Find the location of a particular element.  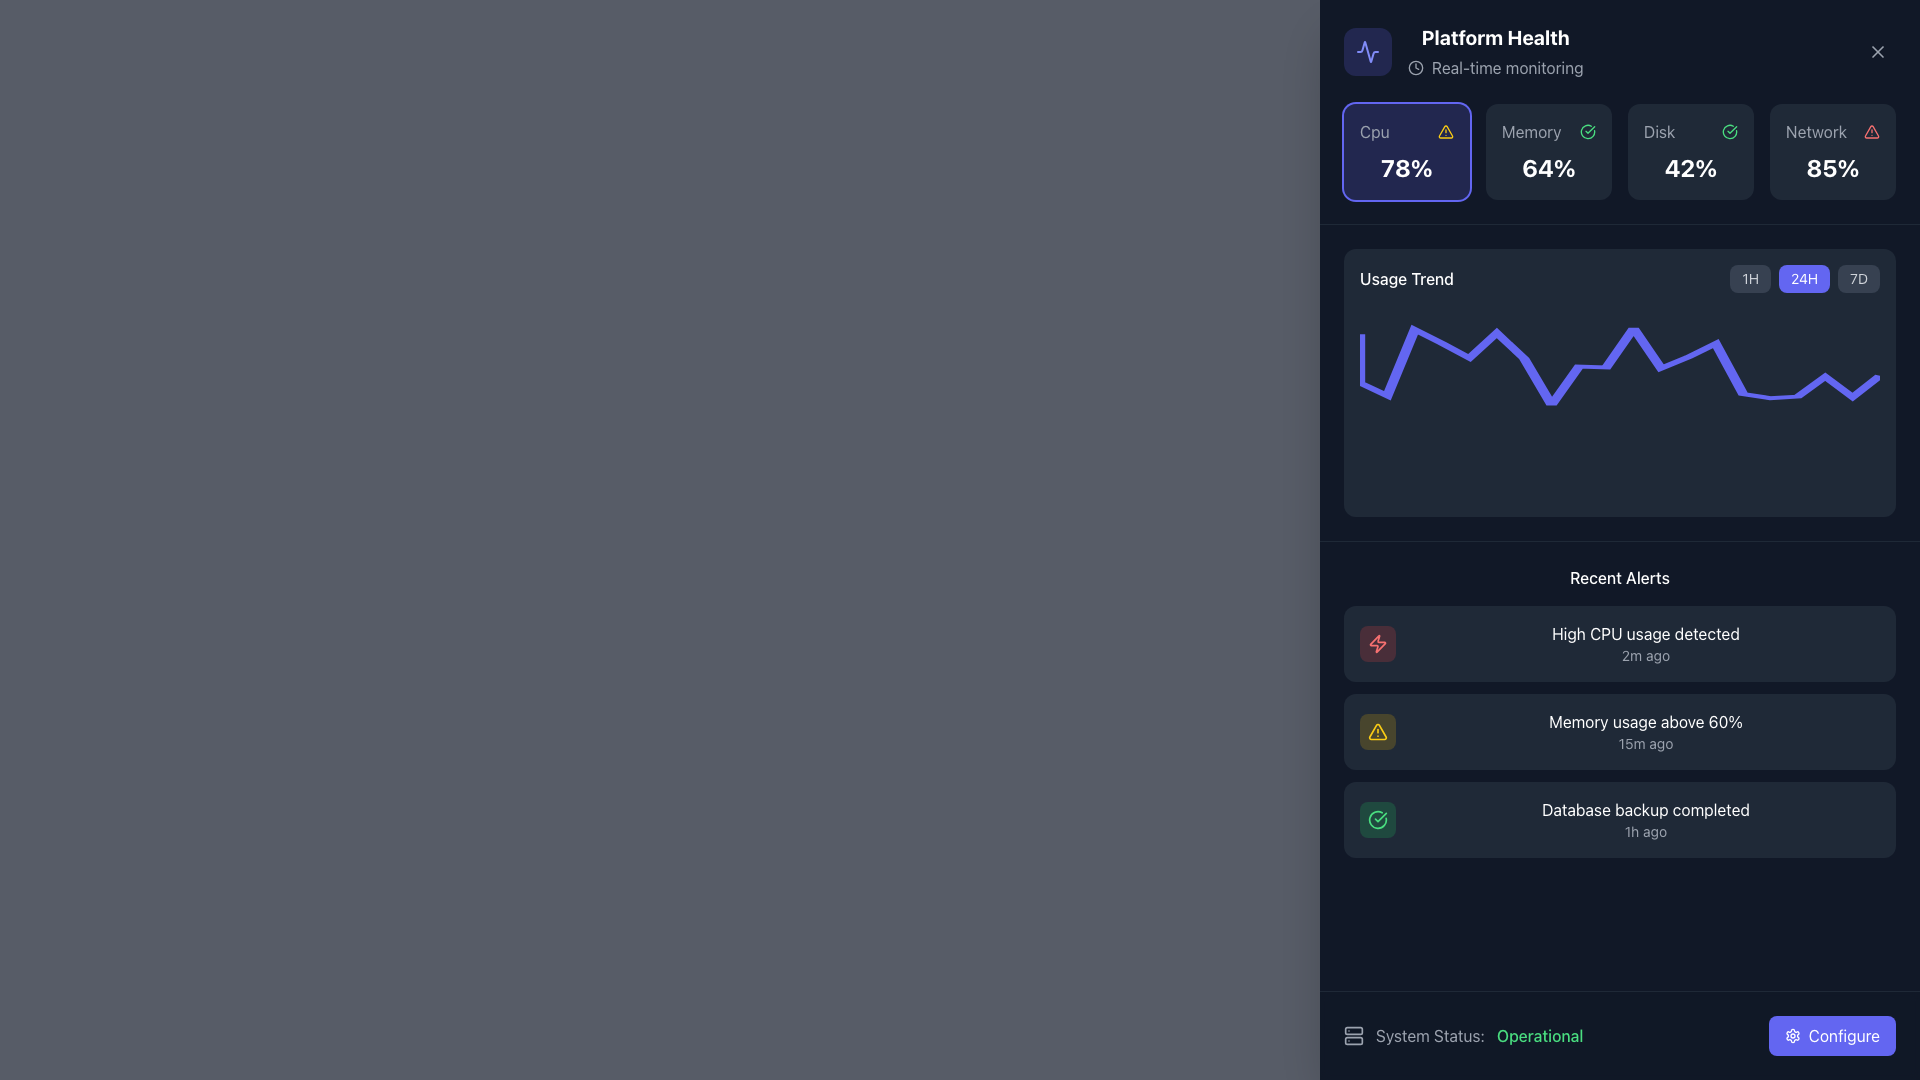

the static text element displaying CPU usage percentage located within the 'Cpu' segment in the upper-left section of the interface to check for additional functionality or information is located at coordinates (1405, 167).